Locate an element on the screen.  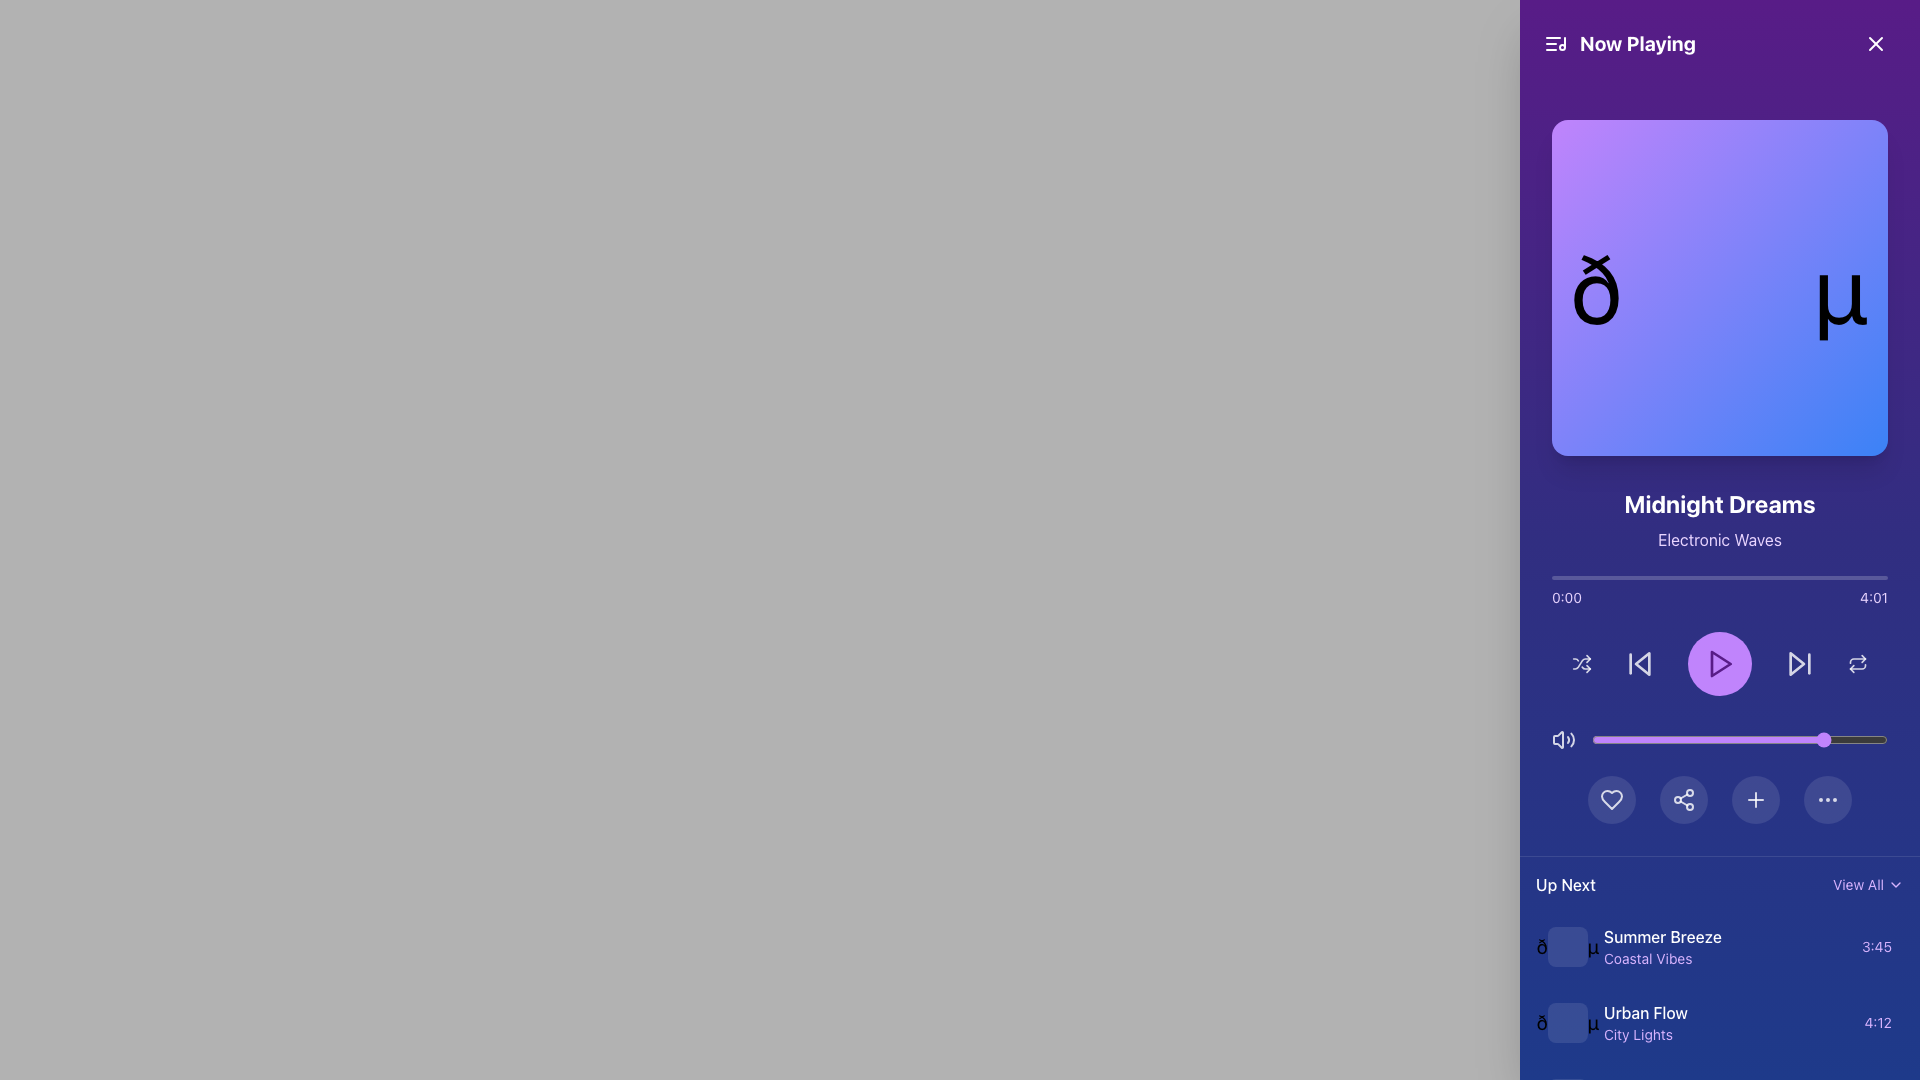
the '+' icon button located at the bottom center of the media player interface is located at coordinates (1755, 798).